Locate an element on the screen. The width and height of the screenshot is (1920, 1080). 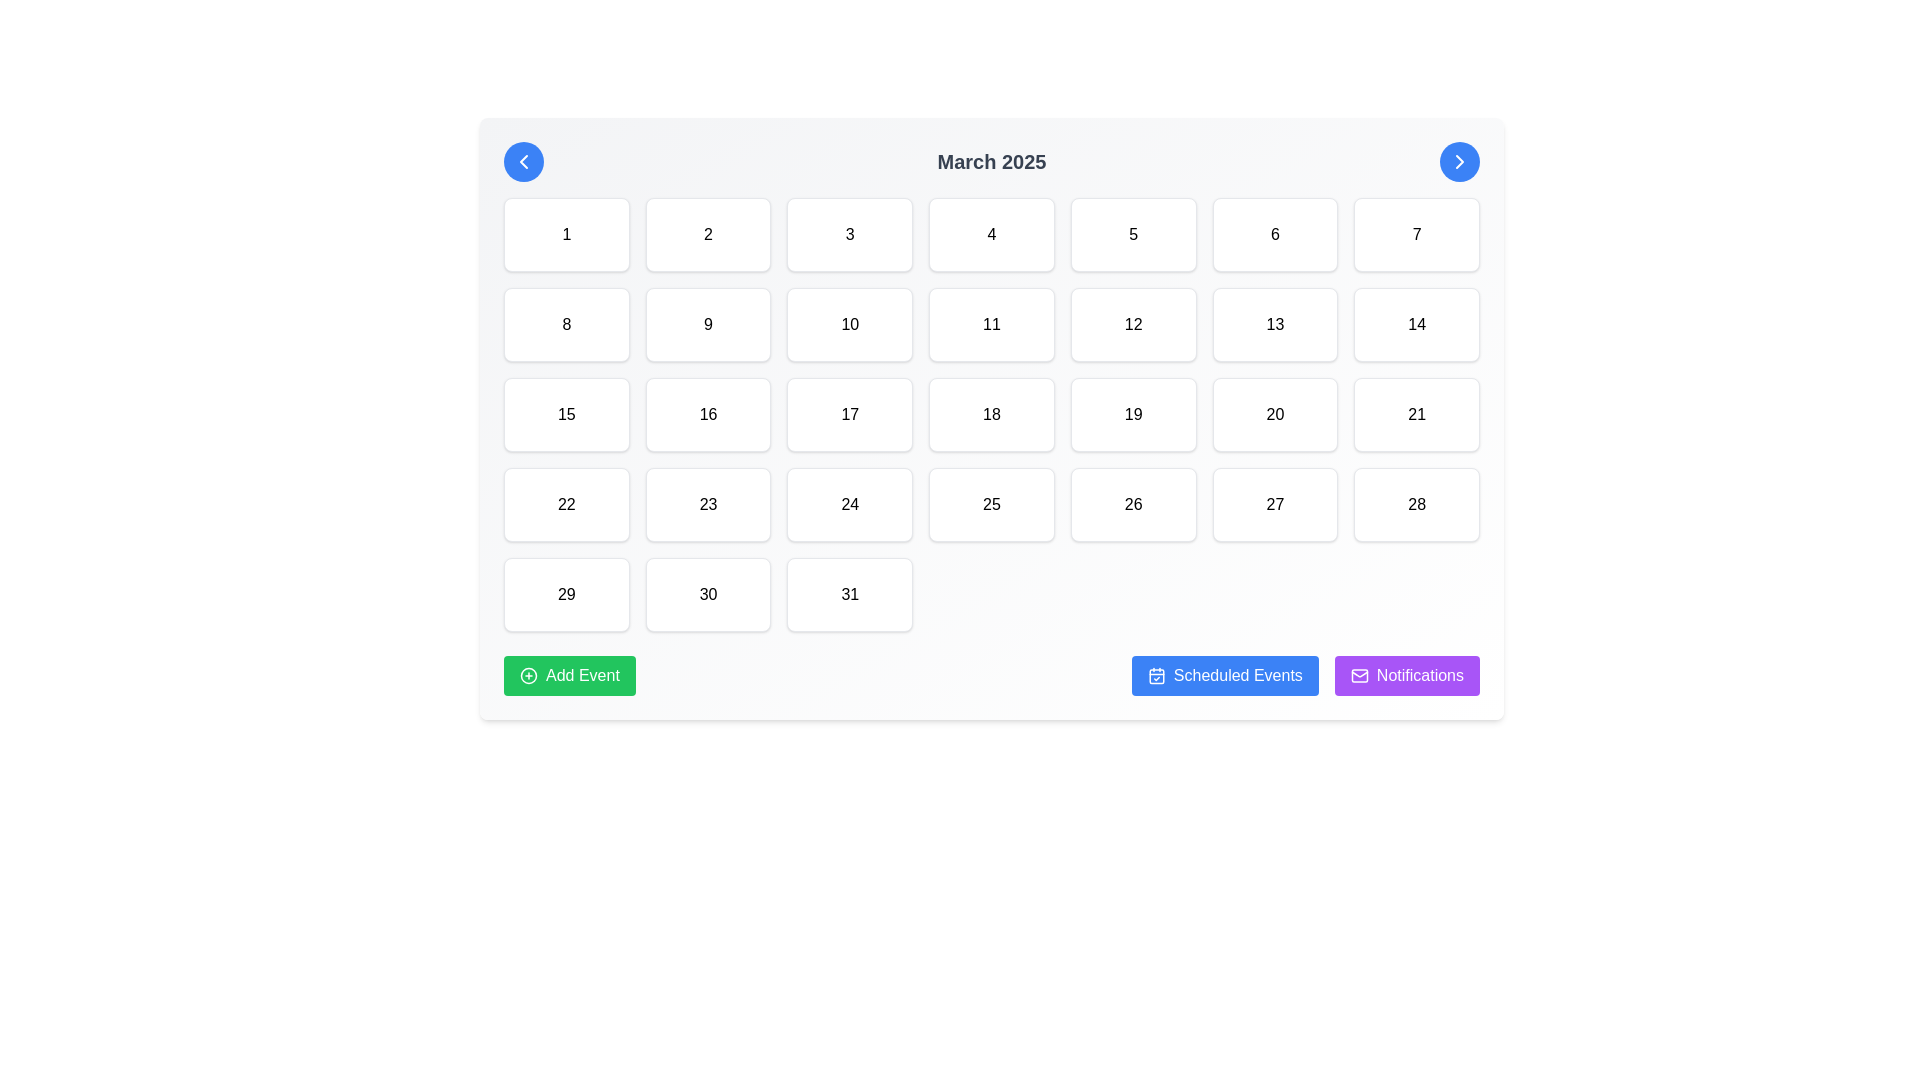
the calendar date box representing the ninth day of March 2025, located in the second row, second column of the calendar grid is located at coordinates (708, 323).